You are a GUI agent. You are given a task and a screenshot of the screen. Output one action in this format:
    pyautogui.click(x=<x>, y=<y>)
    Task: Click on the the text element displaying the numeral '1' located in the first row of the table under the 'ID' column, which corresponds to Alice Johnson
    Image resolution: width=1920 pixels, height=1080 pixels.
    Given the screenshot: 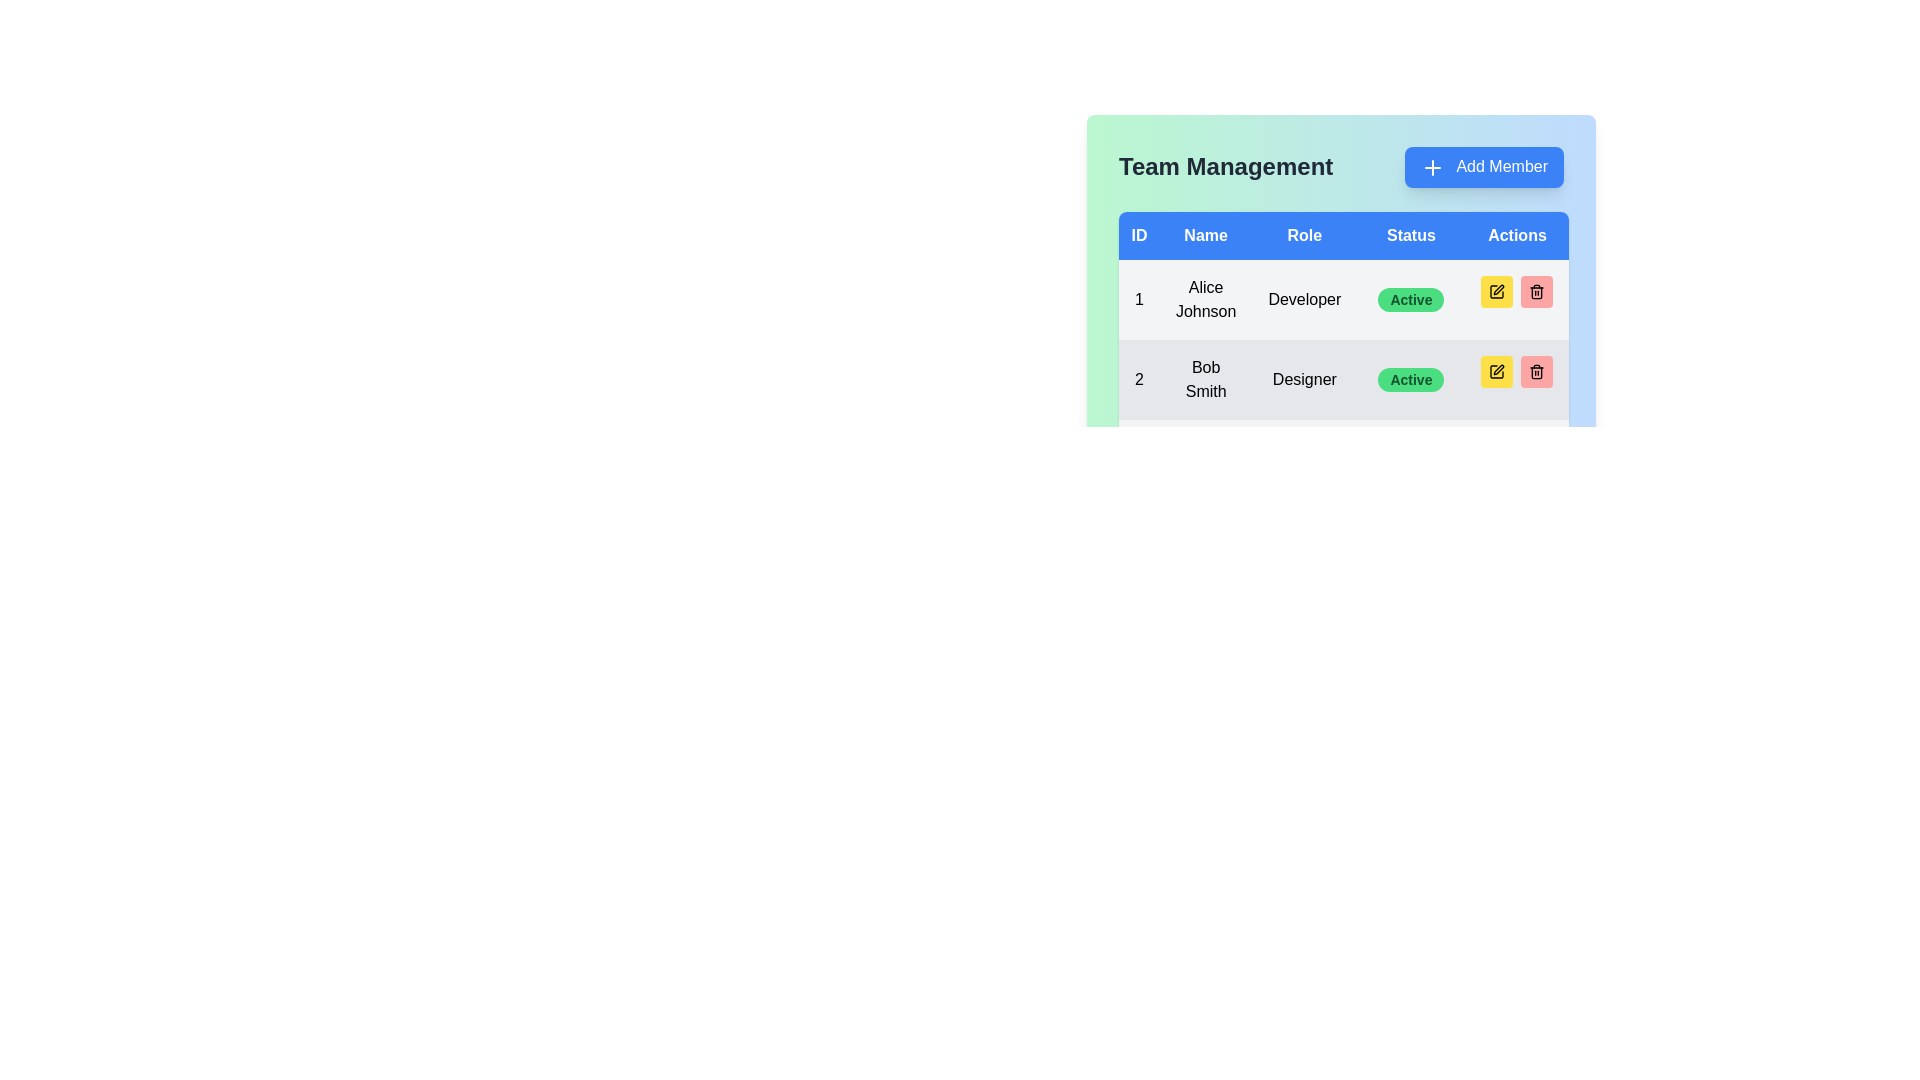 What is the action you would take?
    pyautogui.click(x=1139, y=299)
    